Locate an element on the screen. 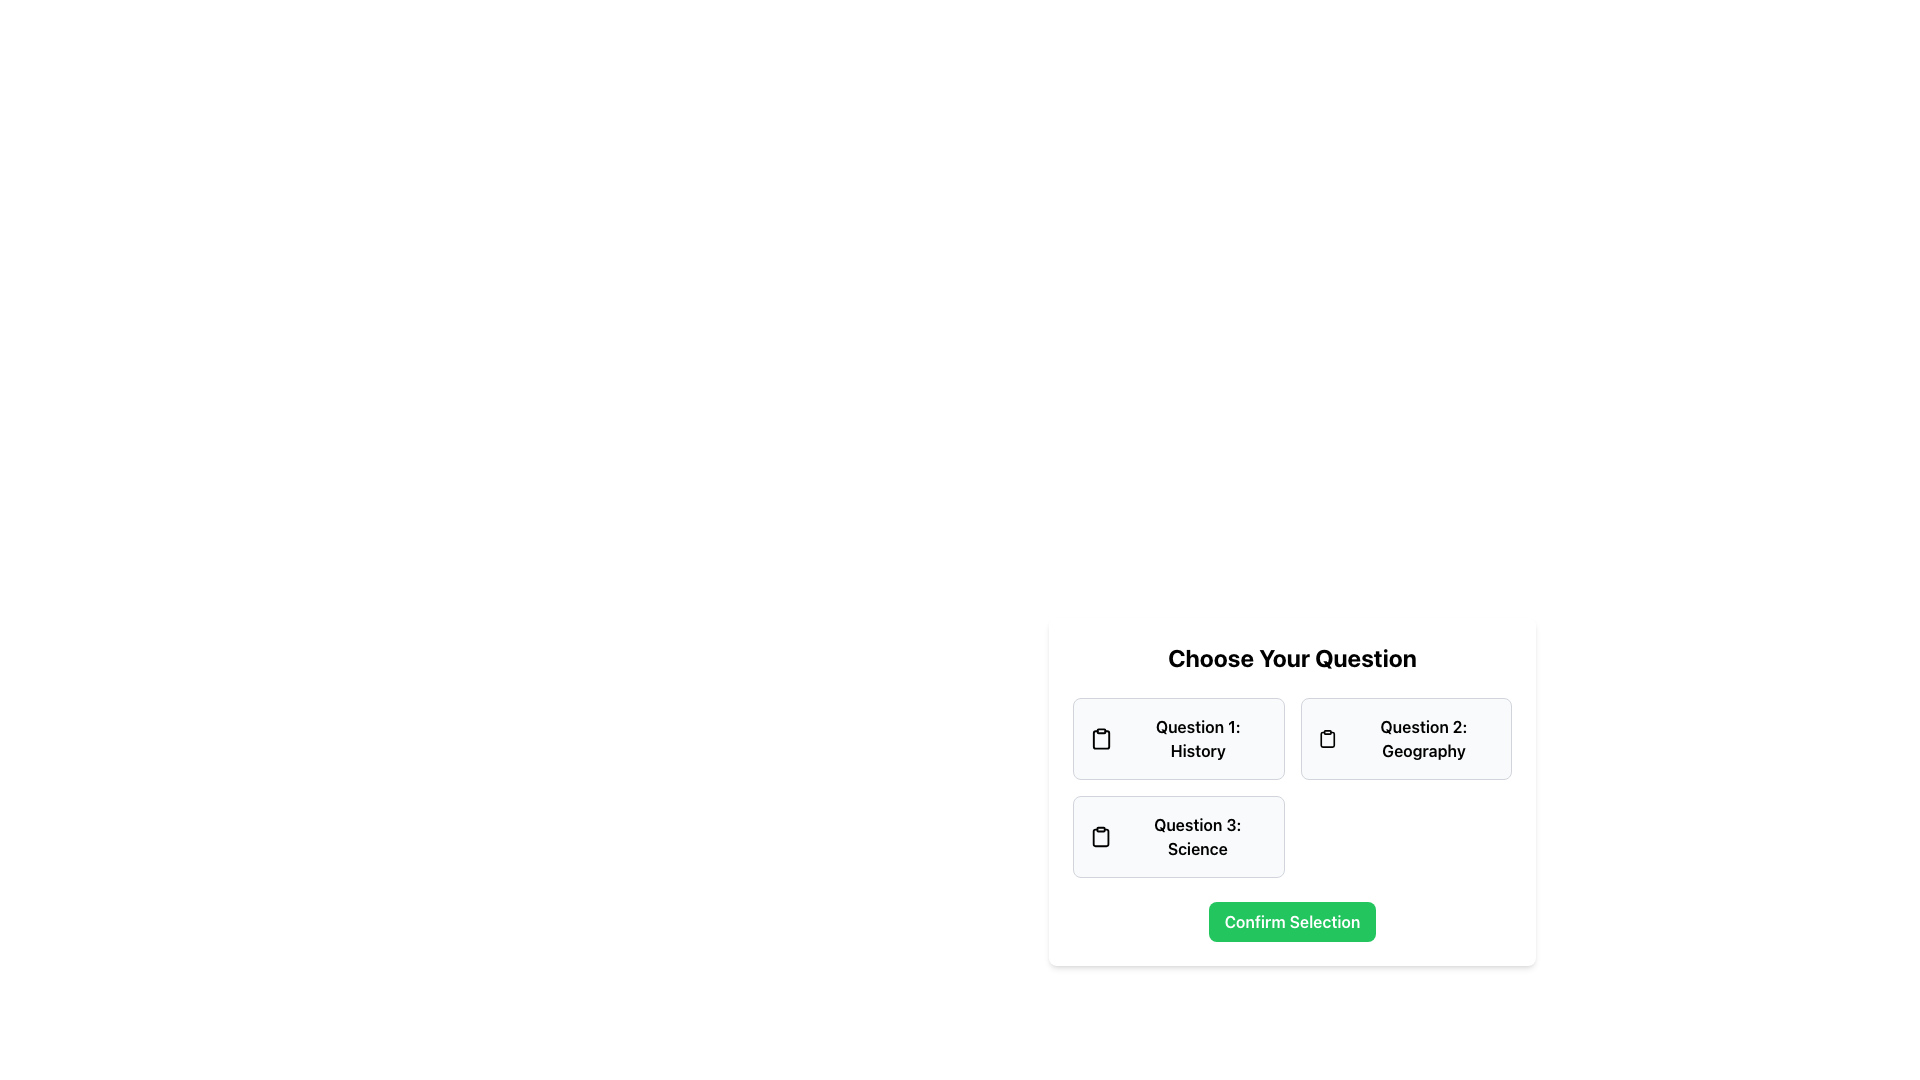 The width and height of the screenshot is (1920, 1080). the clipboard icon located to the left of the text 'Question 2: Geography' in the bordered rectangular section is located at coordinates (1327, 739).